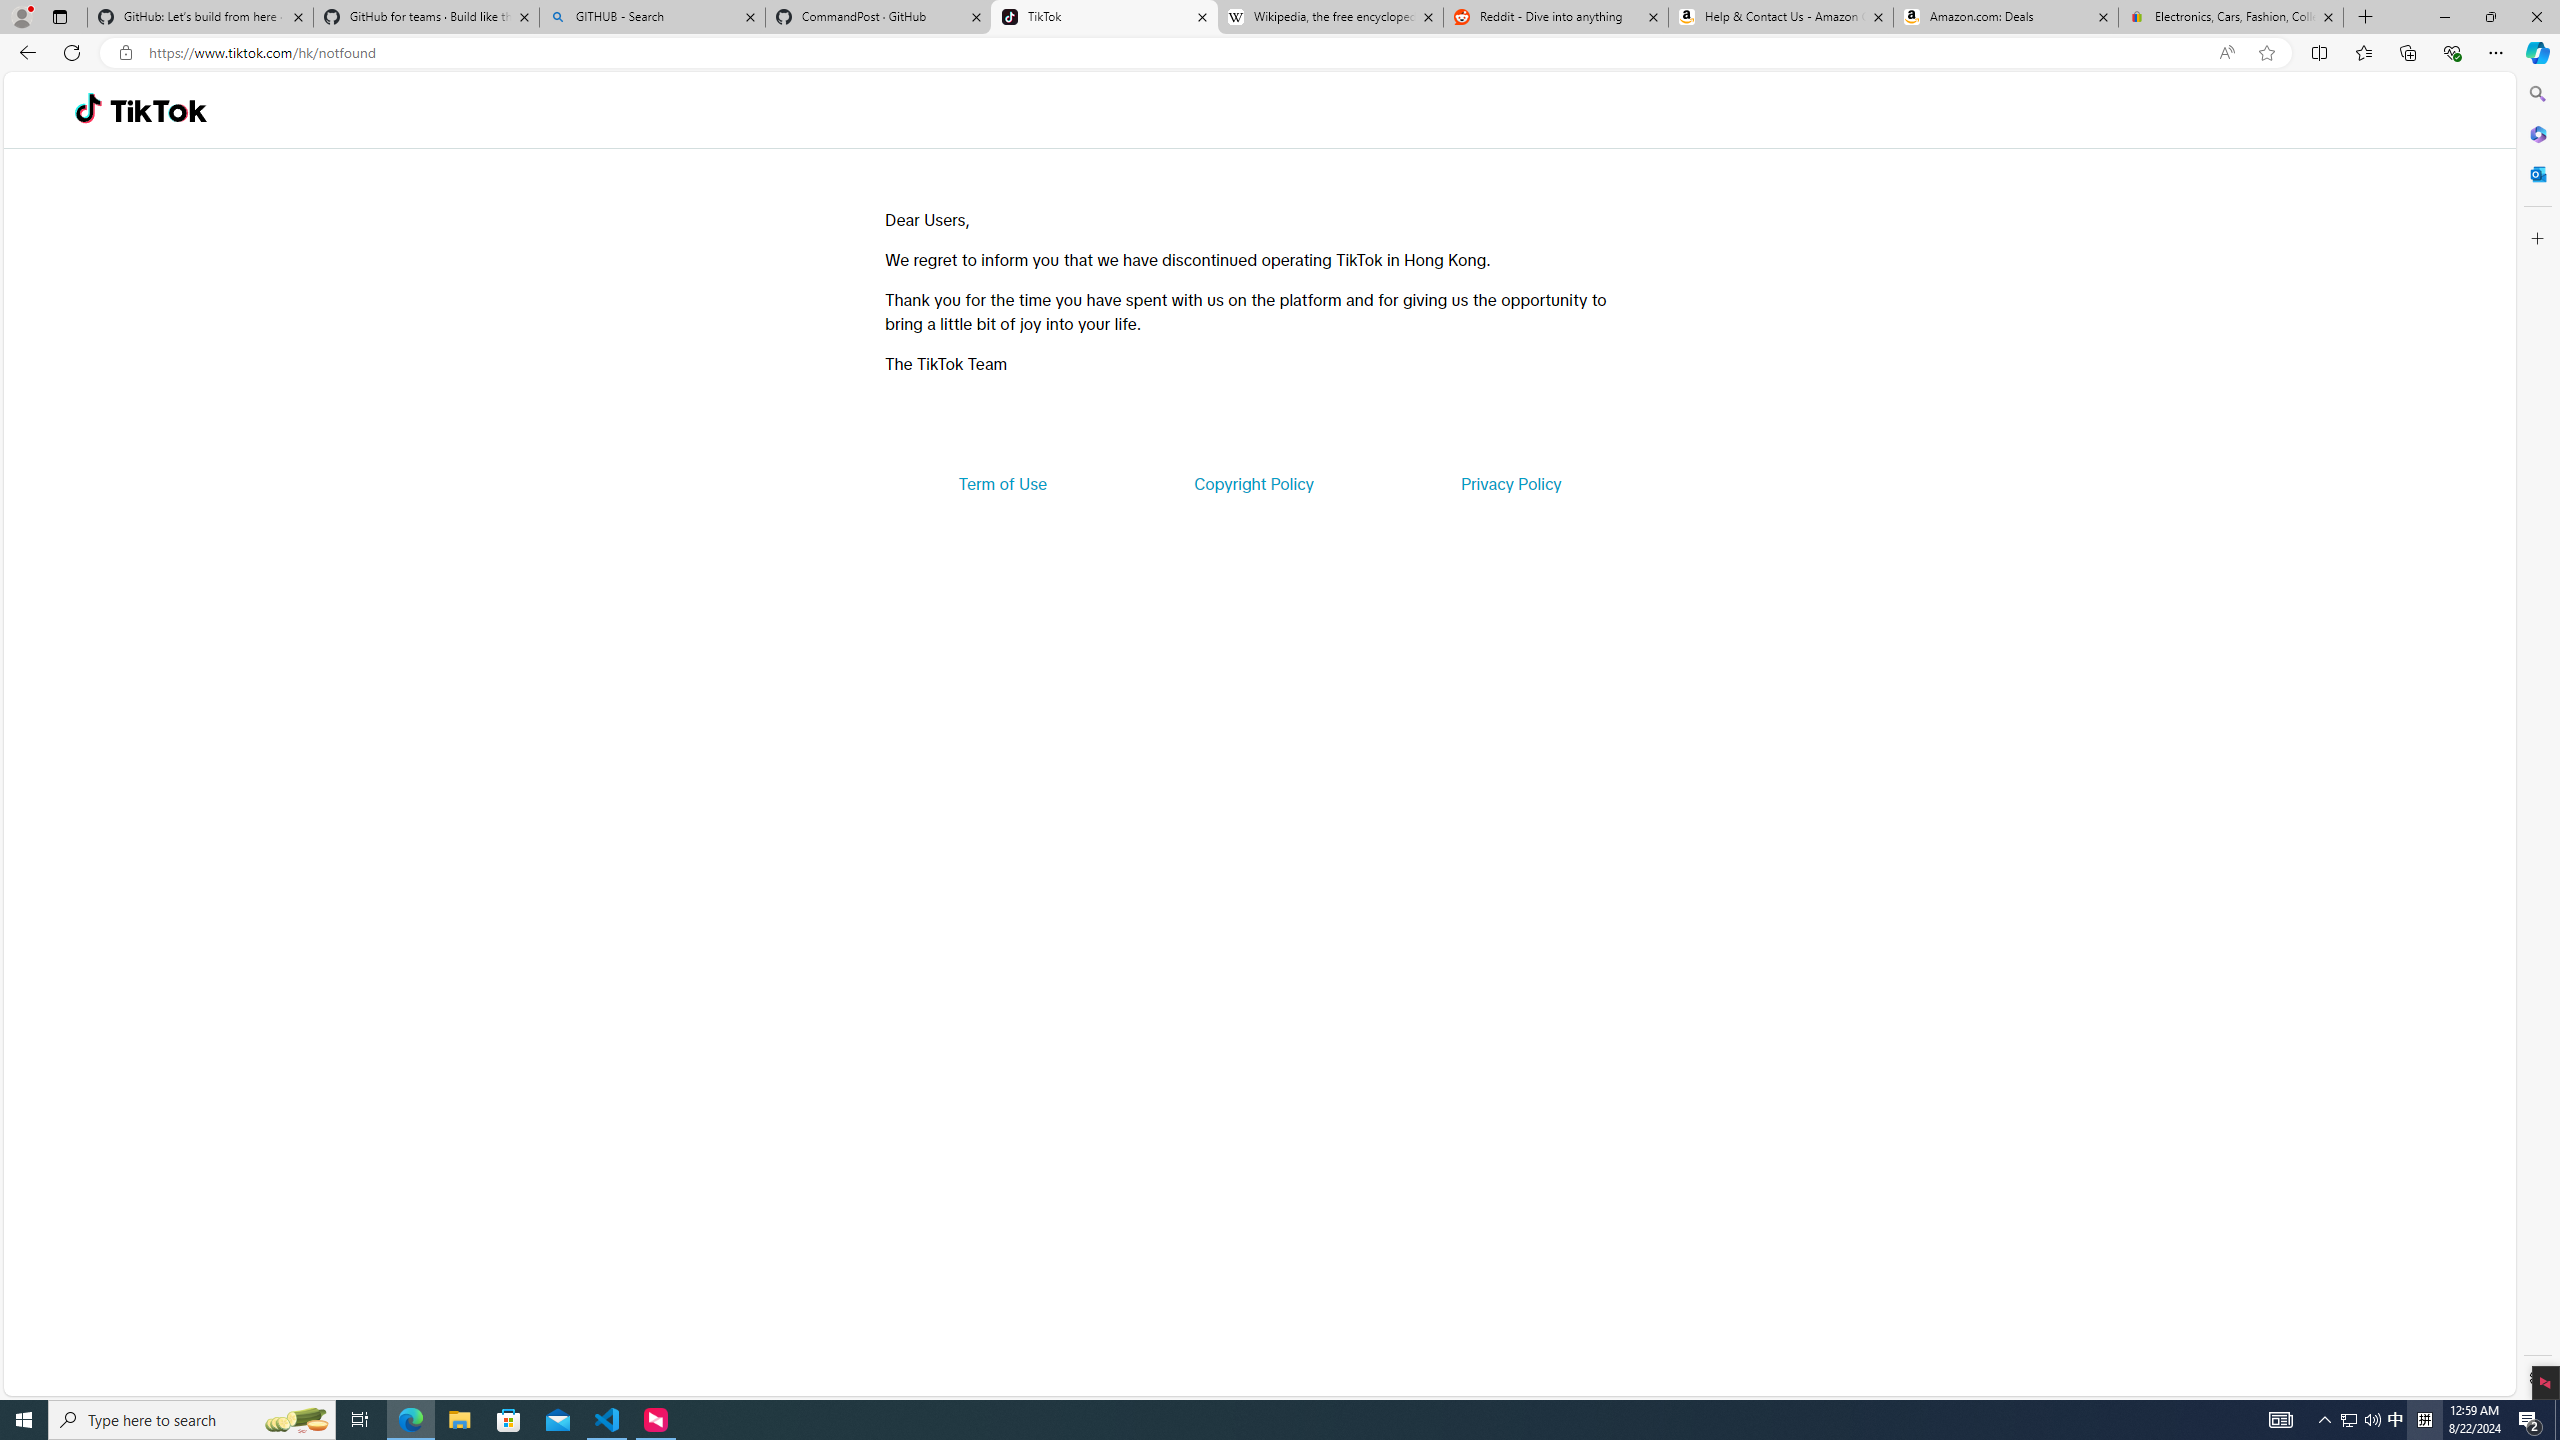 The height and width of the screenshot is (1440, 2560). What do you see at coordinates (1252, 482) in the screenshot?
I see `'Copyright Policy'` at bounding box center [1252, 482].